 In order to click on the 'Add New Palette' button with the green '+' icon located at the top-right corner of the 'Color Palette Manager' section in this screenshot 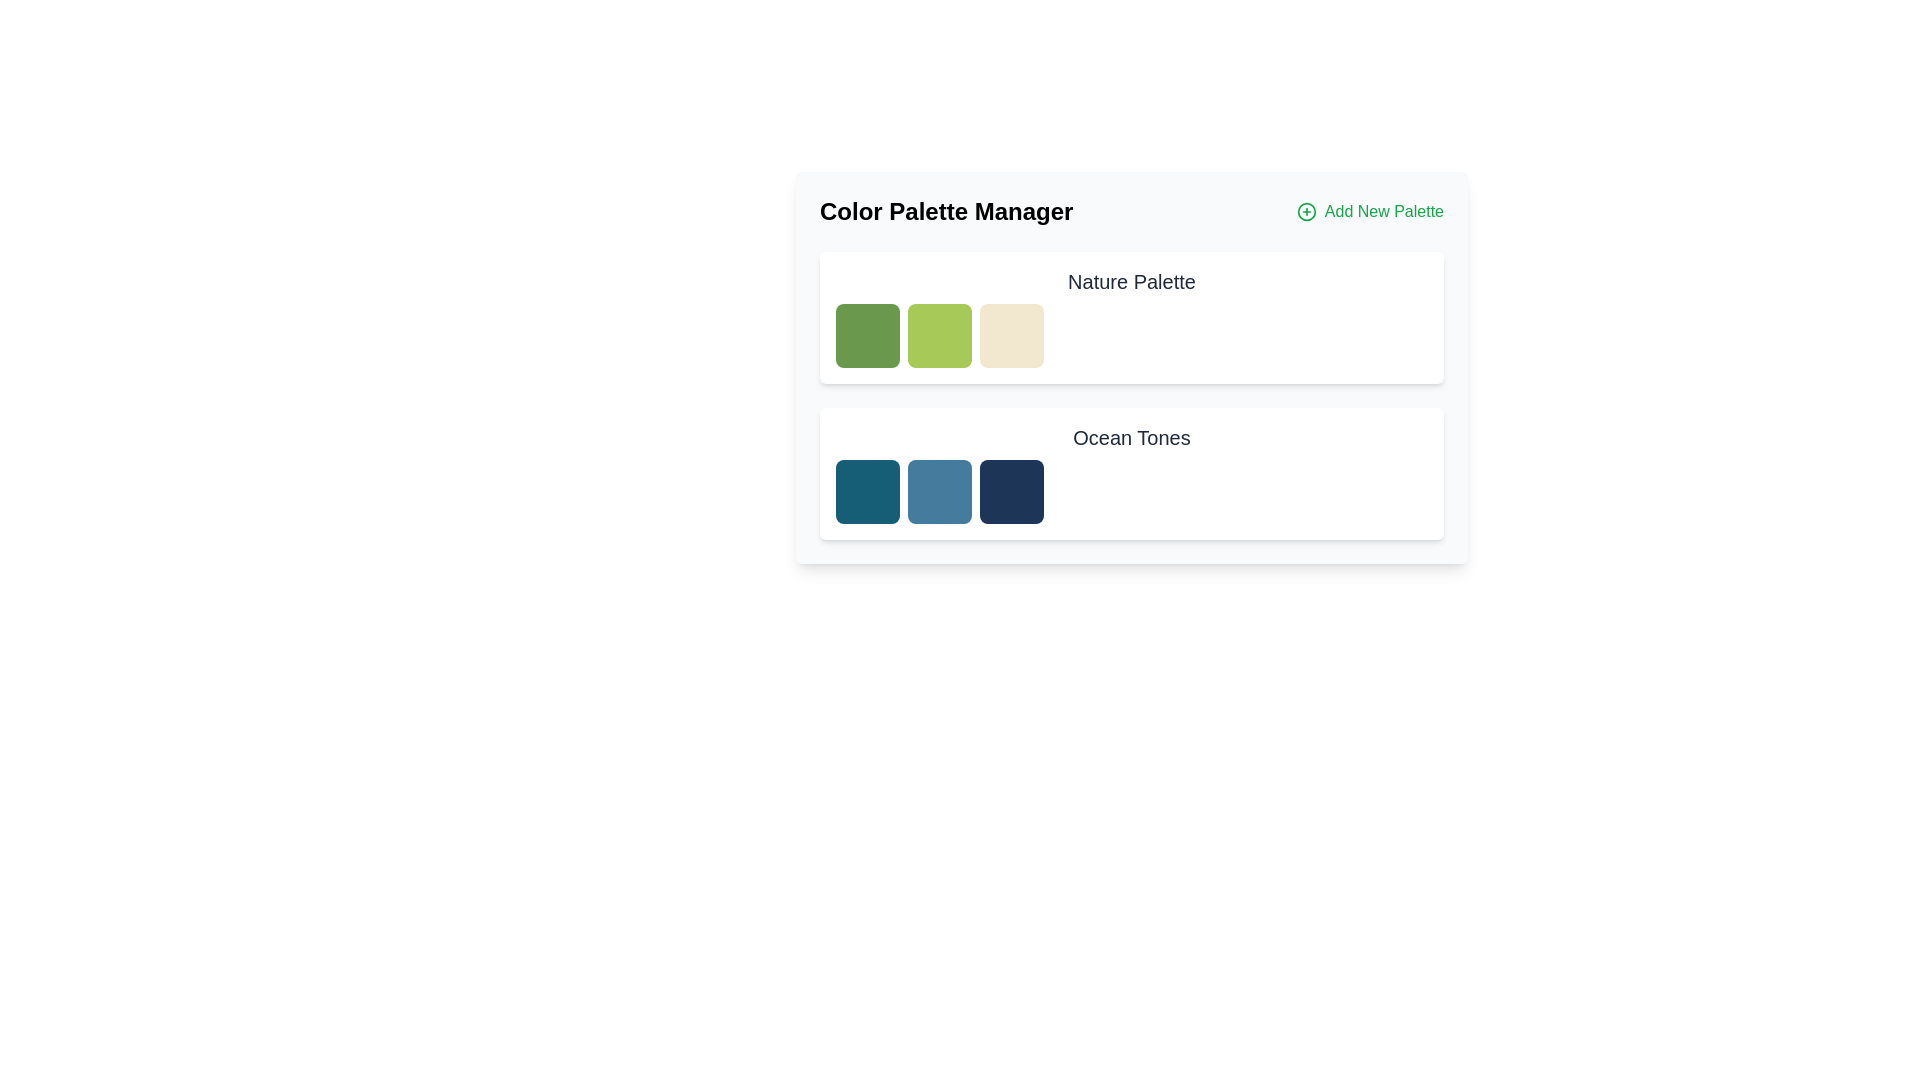, I will do `click(1369, 212)`.